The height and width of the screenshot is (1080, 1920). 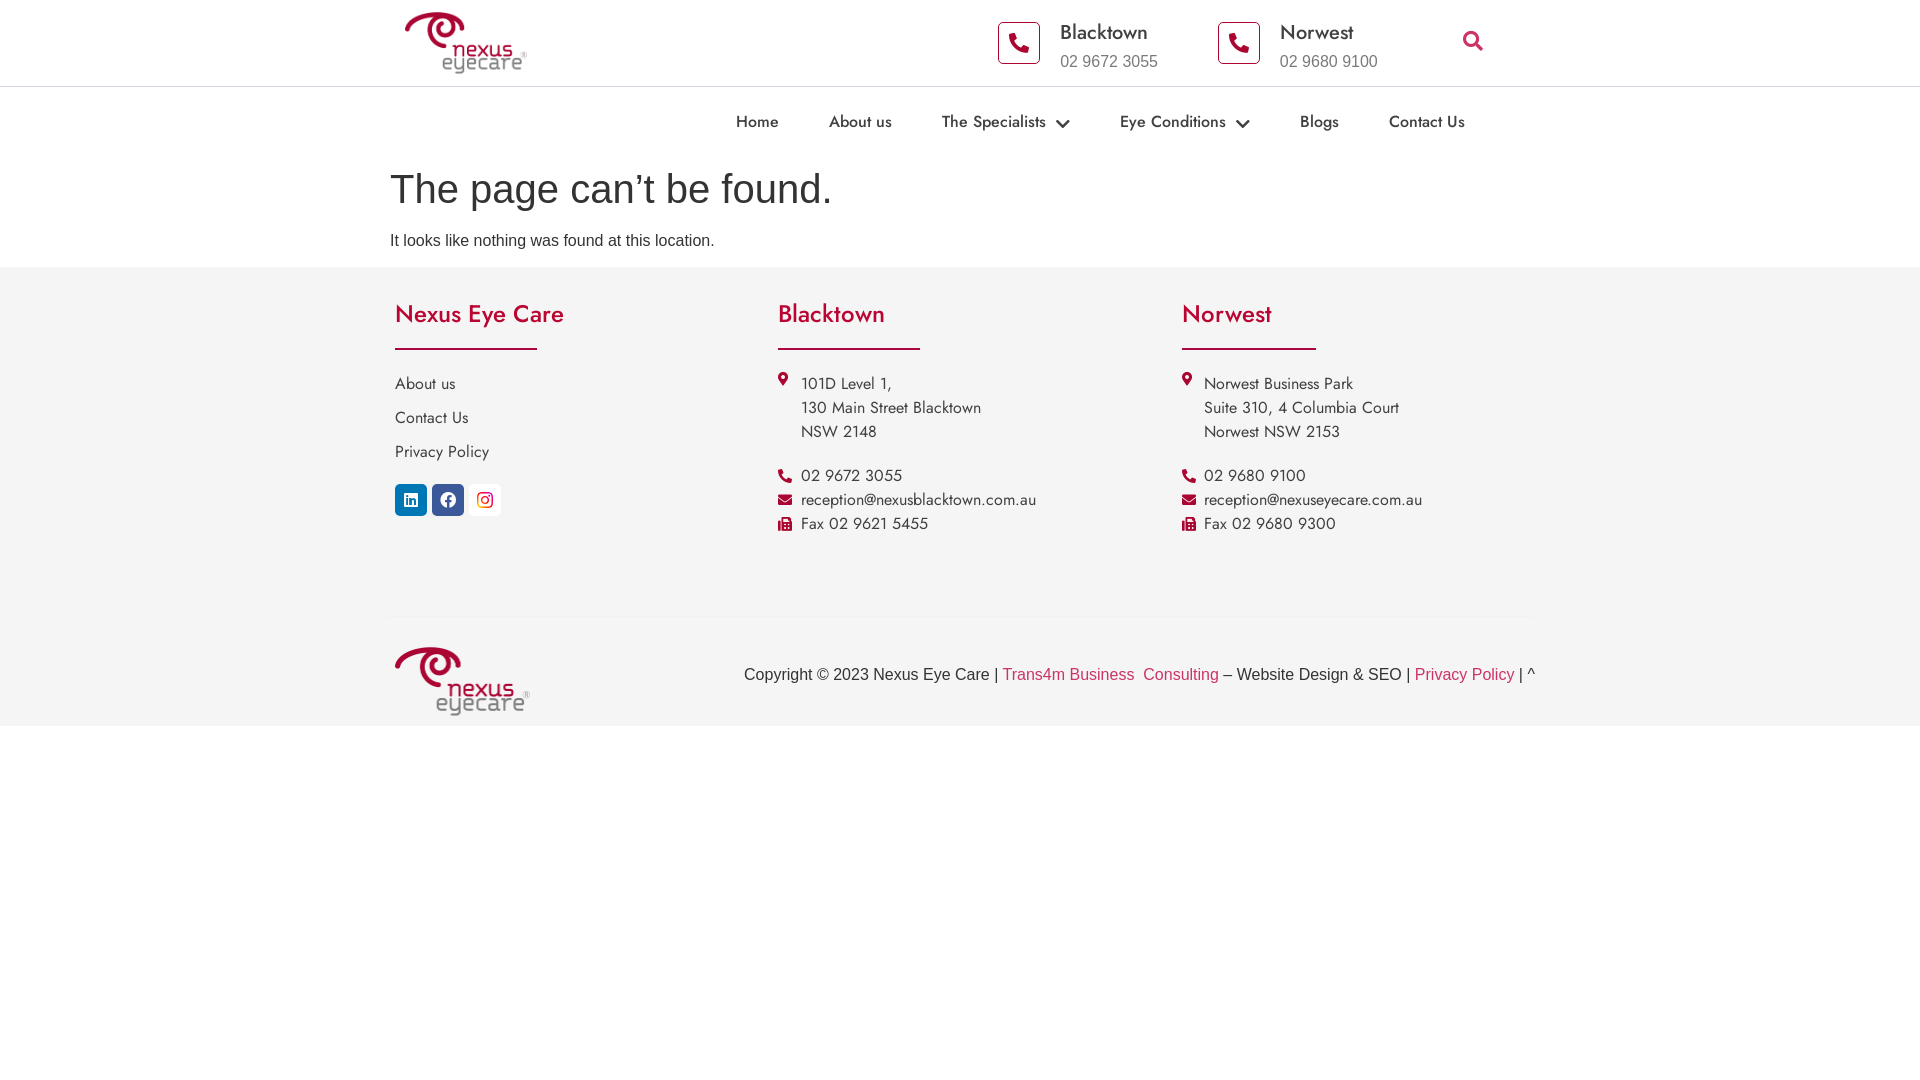 I want to click on 'Contact Us', so click(x=1451, y=122).